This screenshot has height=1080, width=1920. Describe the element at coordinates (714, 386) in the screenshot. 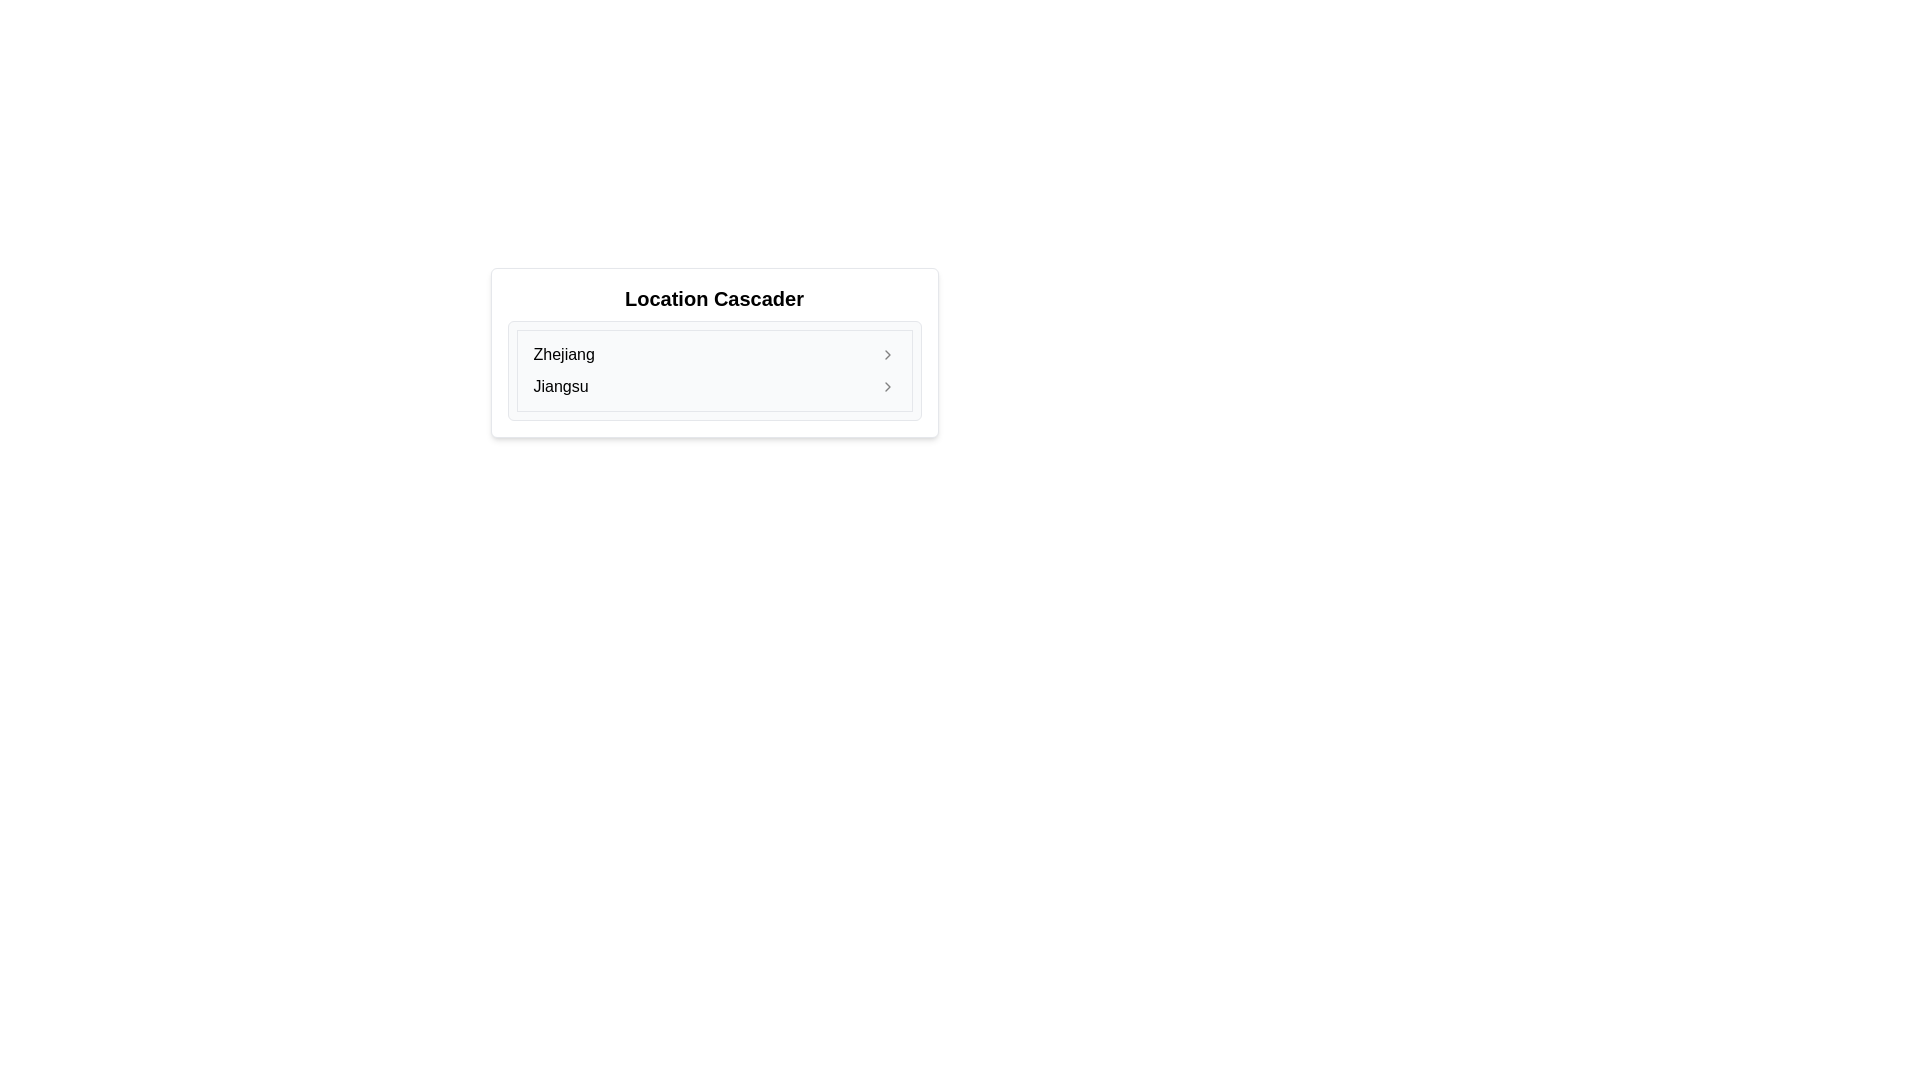

I see `the List element item labeled 'Jiangsu' which is the second item in the list` at that location.